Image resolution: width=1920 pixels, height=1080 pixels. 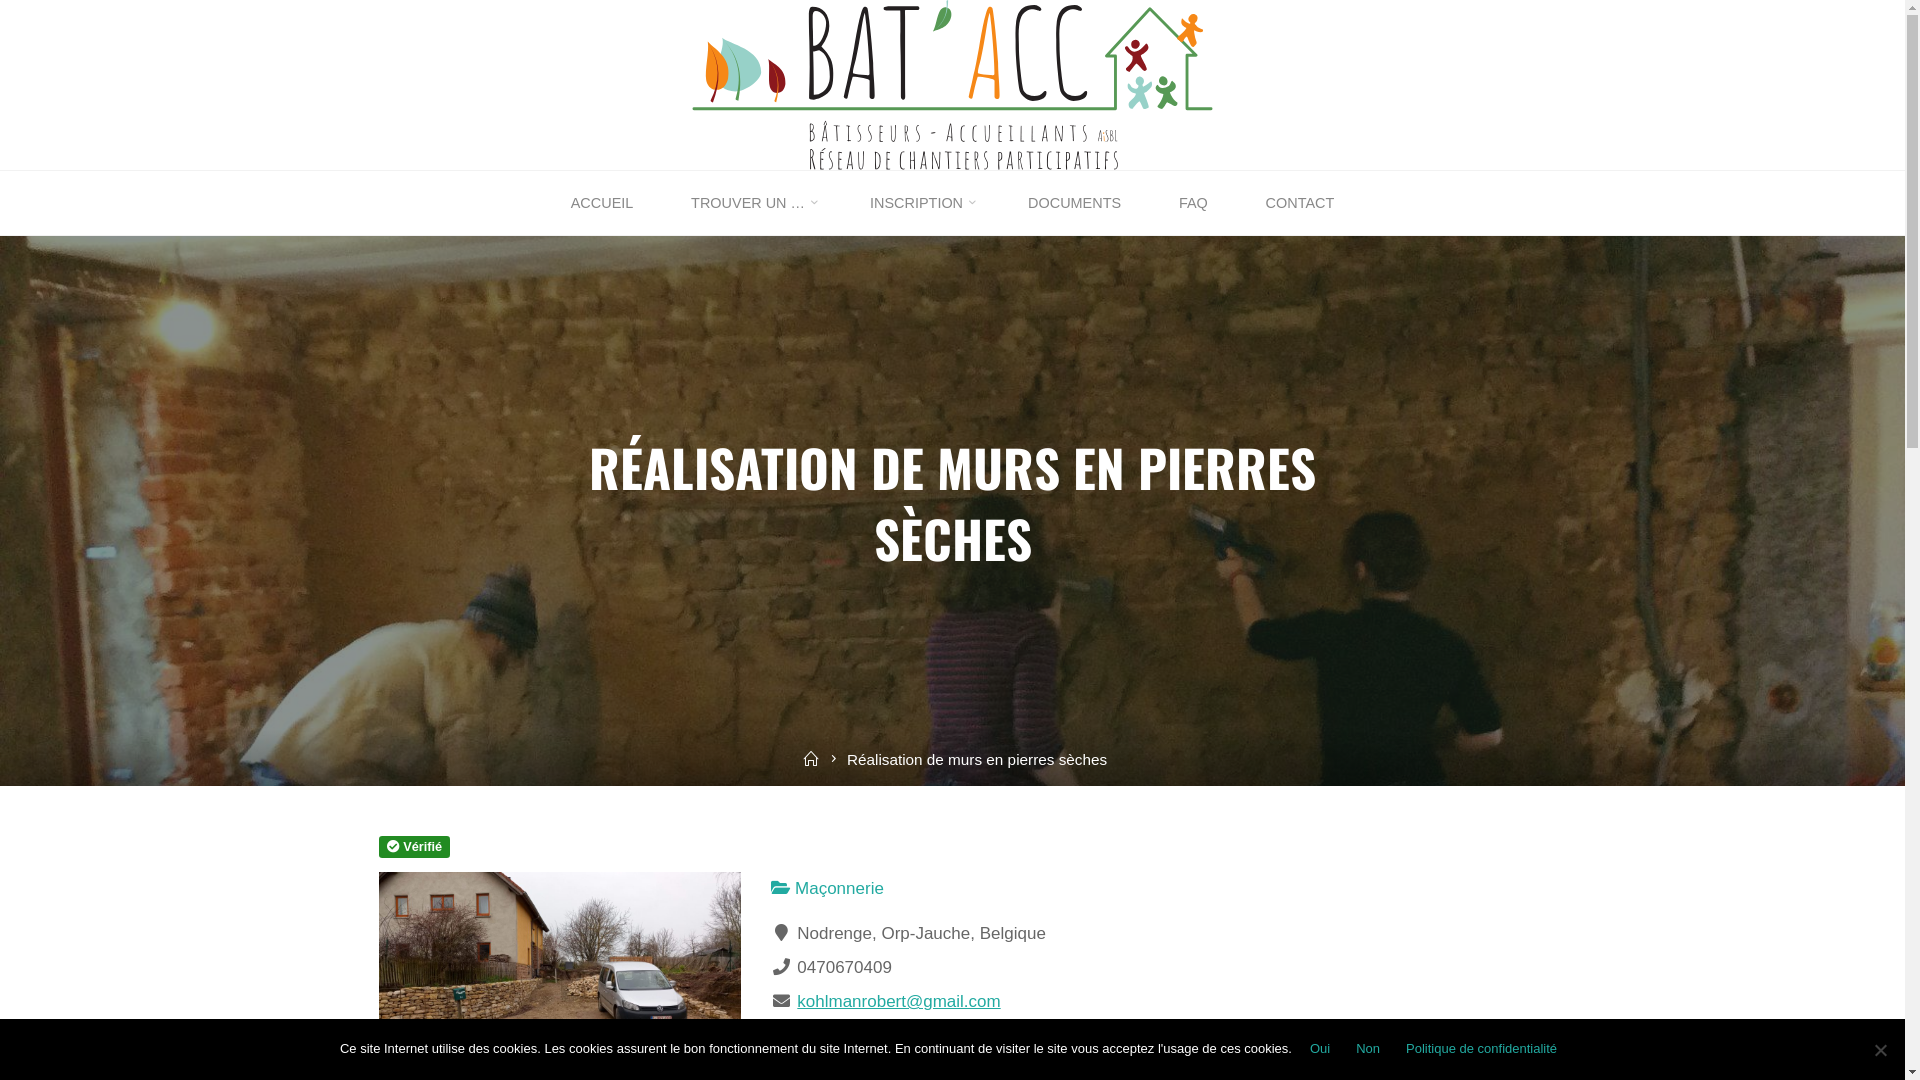 What do you see at coordinates (1193, 203) in the screenshot?
I see `'FAQ'` at bounding box center [1193, 203].